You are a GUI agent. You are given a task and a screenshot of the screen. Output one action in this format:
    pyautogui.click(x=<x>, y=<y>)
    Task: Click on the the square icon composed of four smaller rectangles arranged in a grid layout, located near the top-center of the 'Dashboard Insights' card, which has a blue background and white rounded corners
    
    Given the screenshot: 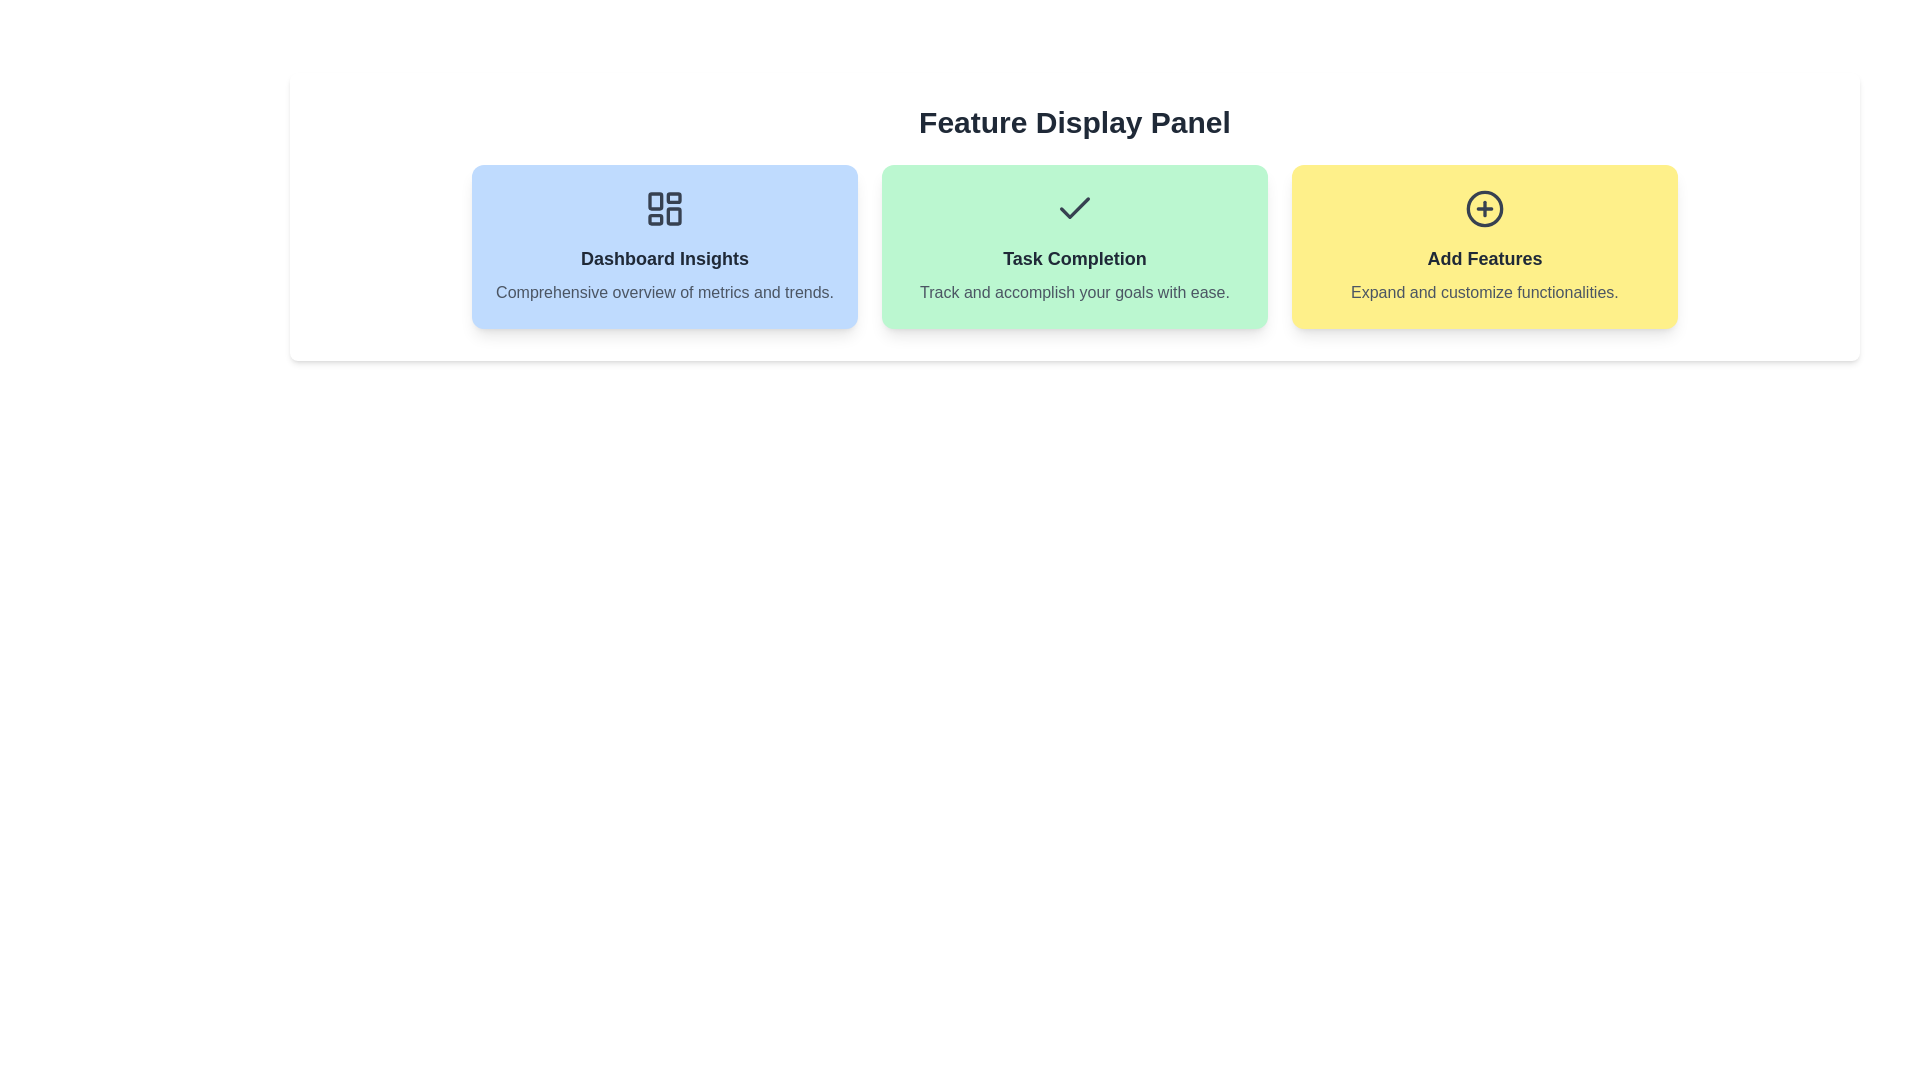 What is the action you would take?
    pyautogui.click(x=665, y=208)
    